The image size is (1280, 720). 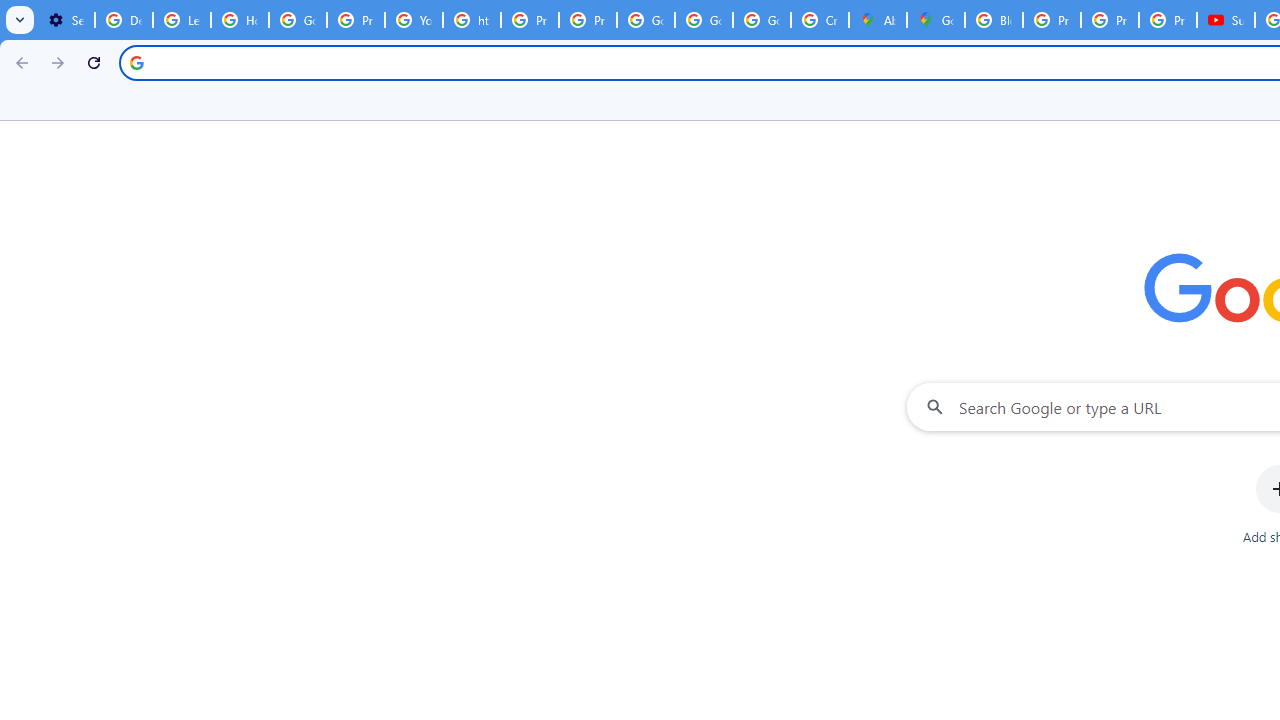 I want to click on 'Google Maps', so click(x=935, y=20).